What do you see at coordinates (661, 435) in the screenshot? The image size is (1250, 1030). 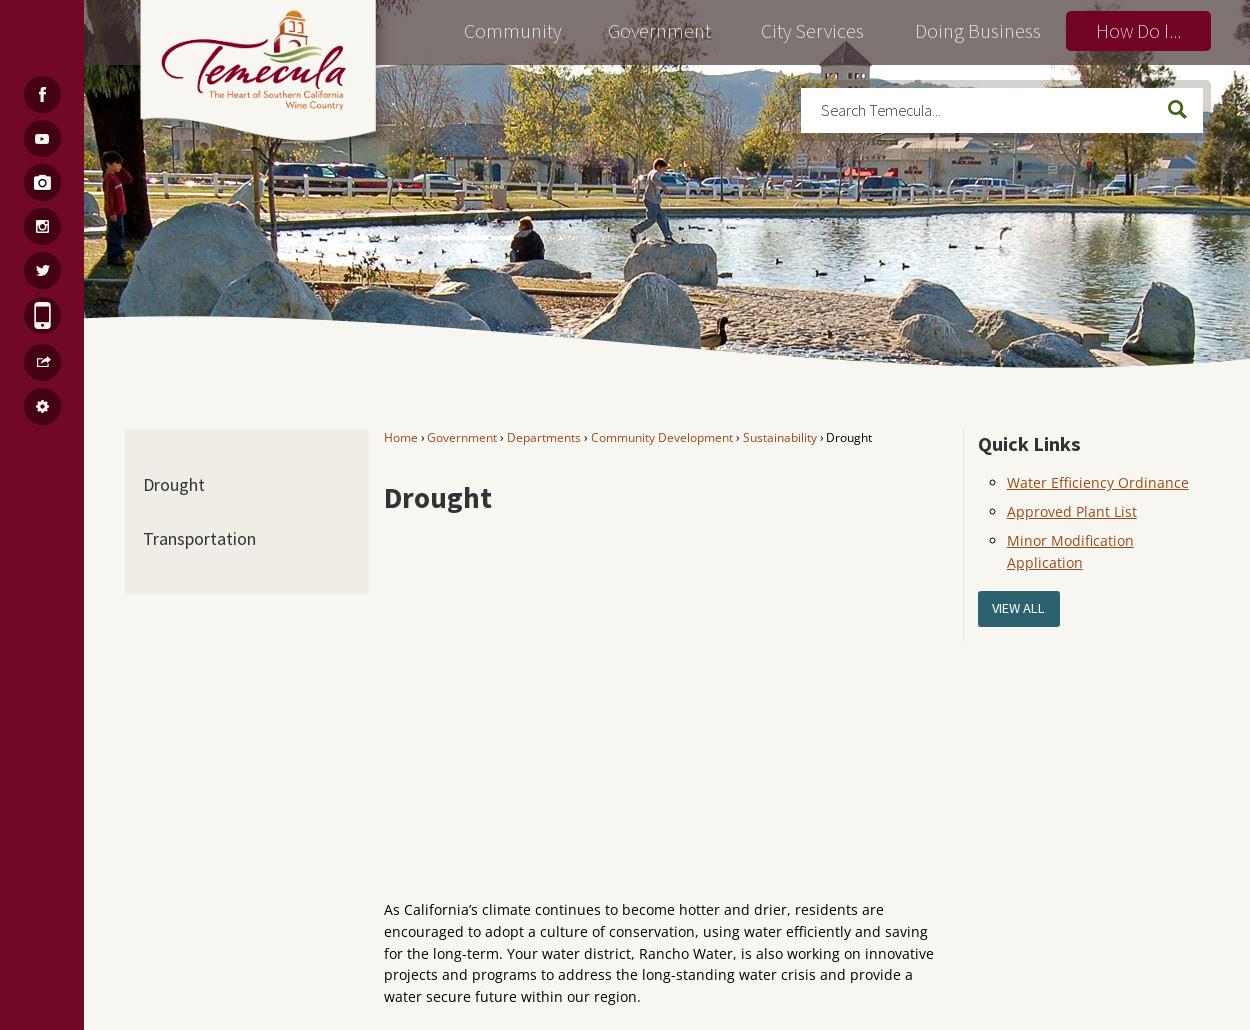 I see `'Community Development'` at bounding box center [661, 435].